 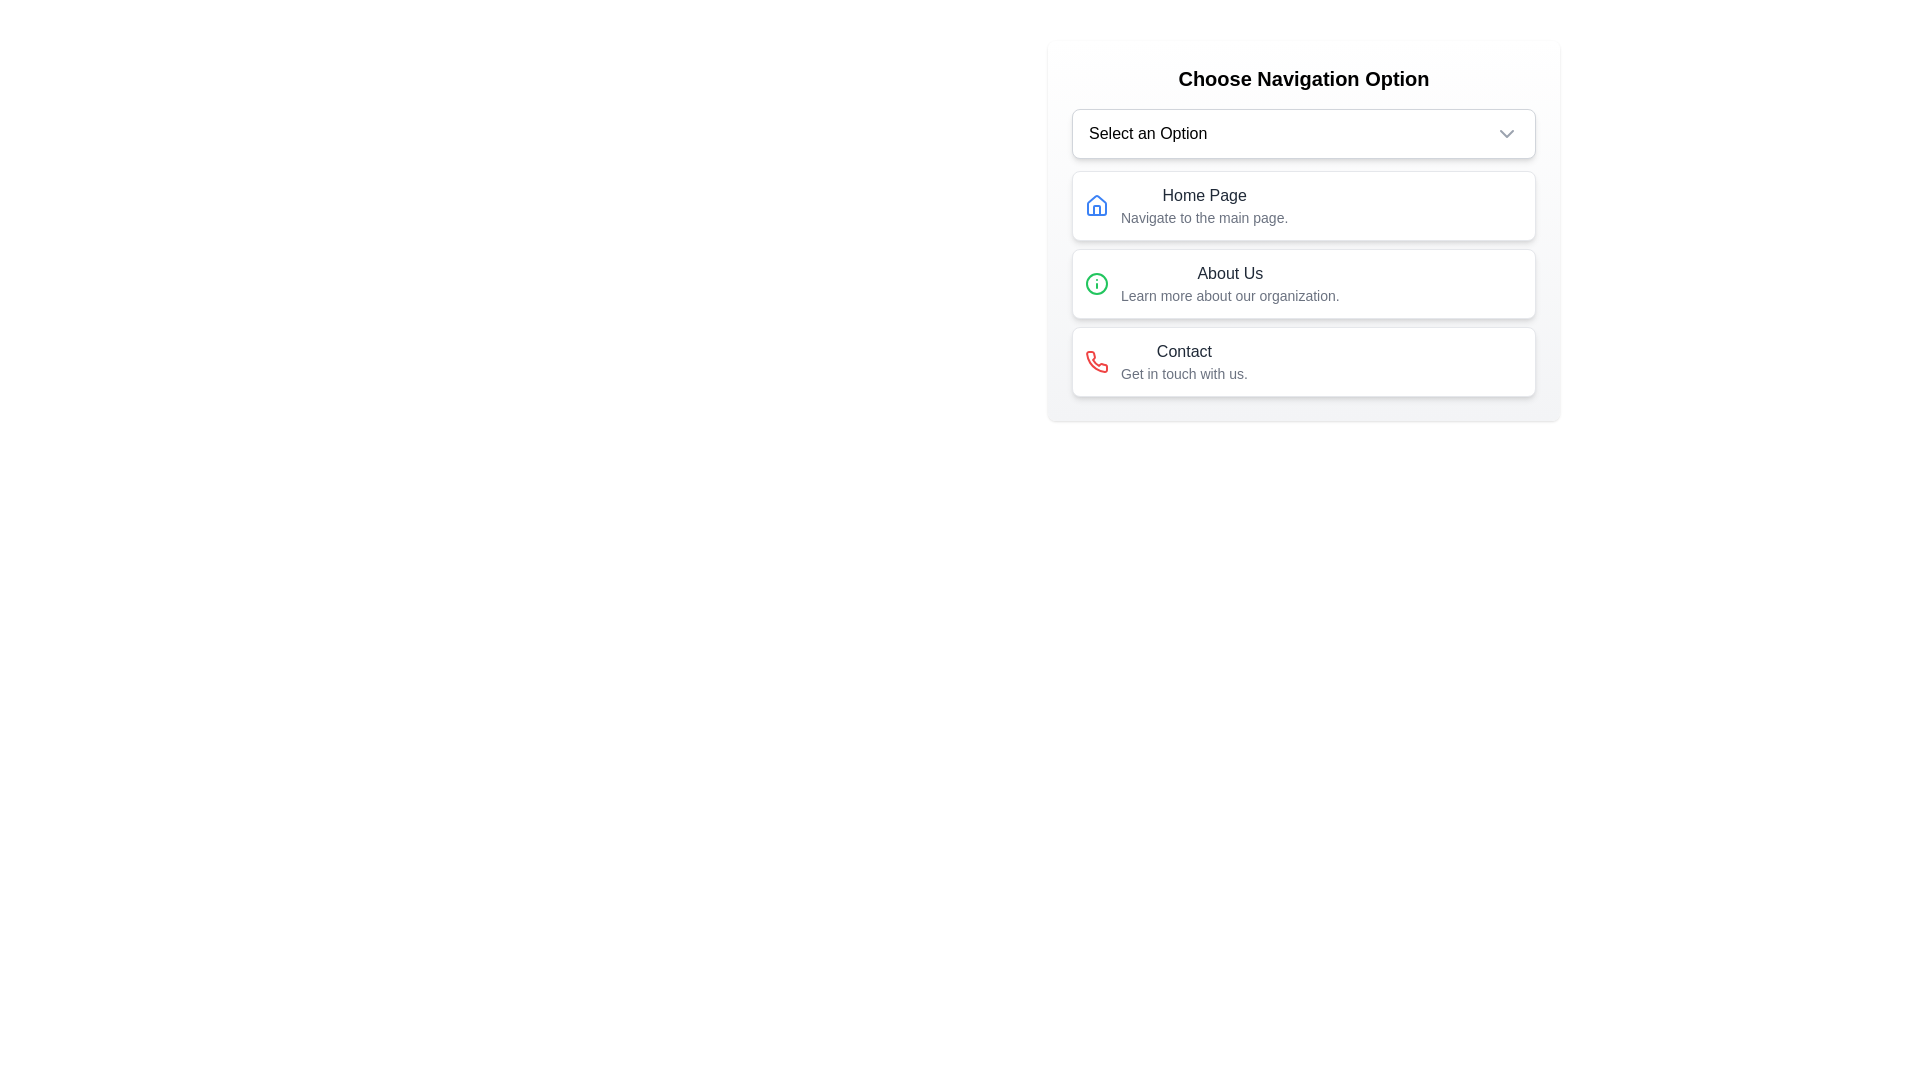 I want to click on the 'Home Page' button in the navigation menu, so click(x=1203, y=205).